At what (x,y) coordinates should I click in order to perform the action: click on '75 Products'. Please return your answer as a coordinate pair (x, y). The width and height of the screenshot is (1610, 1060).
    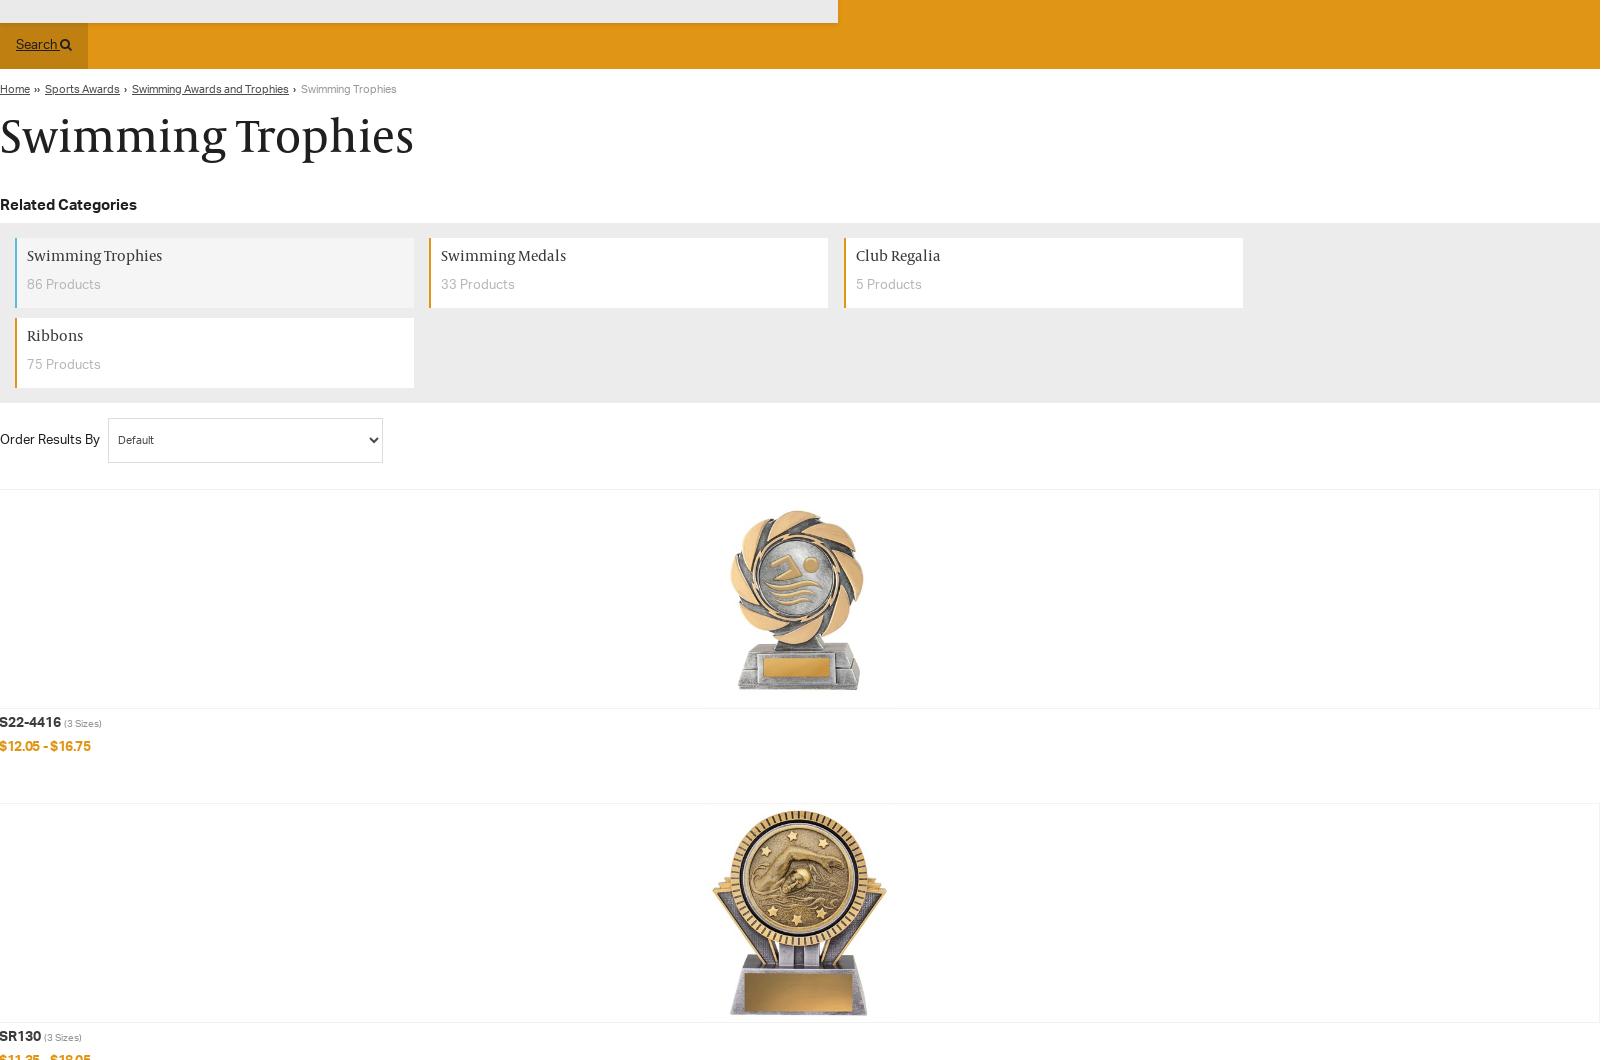
    Looking at the image, I should click on (63, 364).